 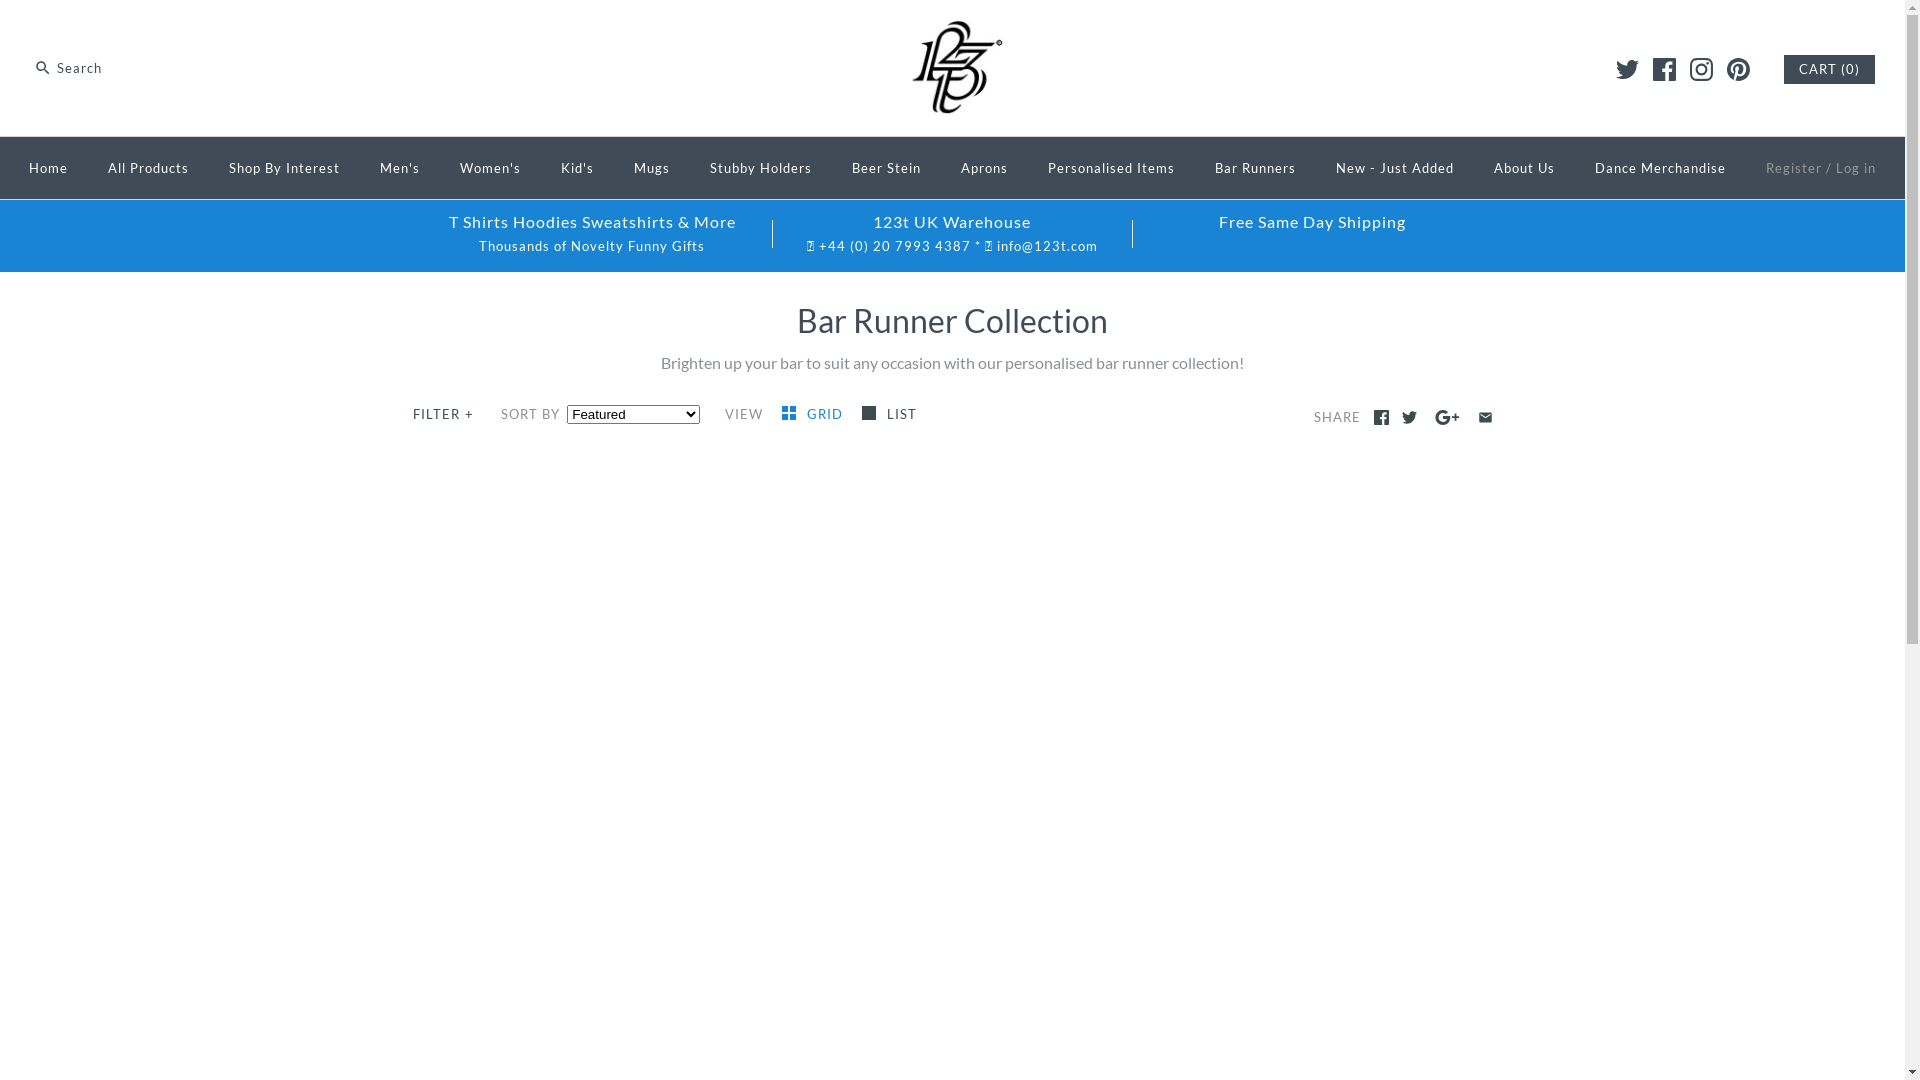 I want to click on 'Register', so click(x=1794, y=167).